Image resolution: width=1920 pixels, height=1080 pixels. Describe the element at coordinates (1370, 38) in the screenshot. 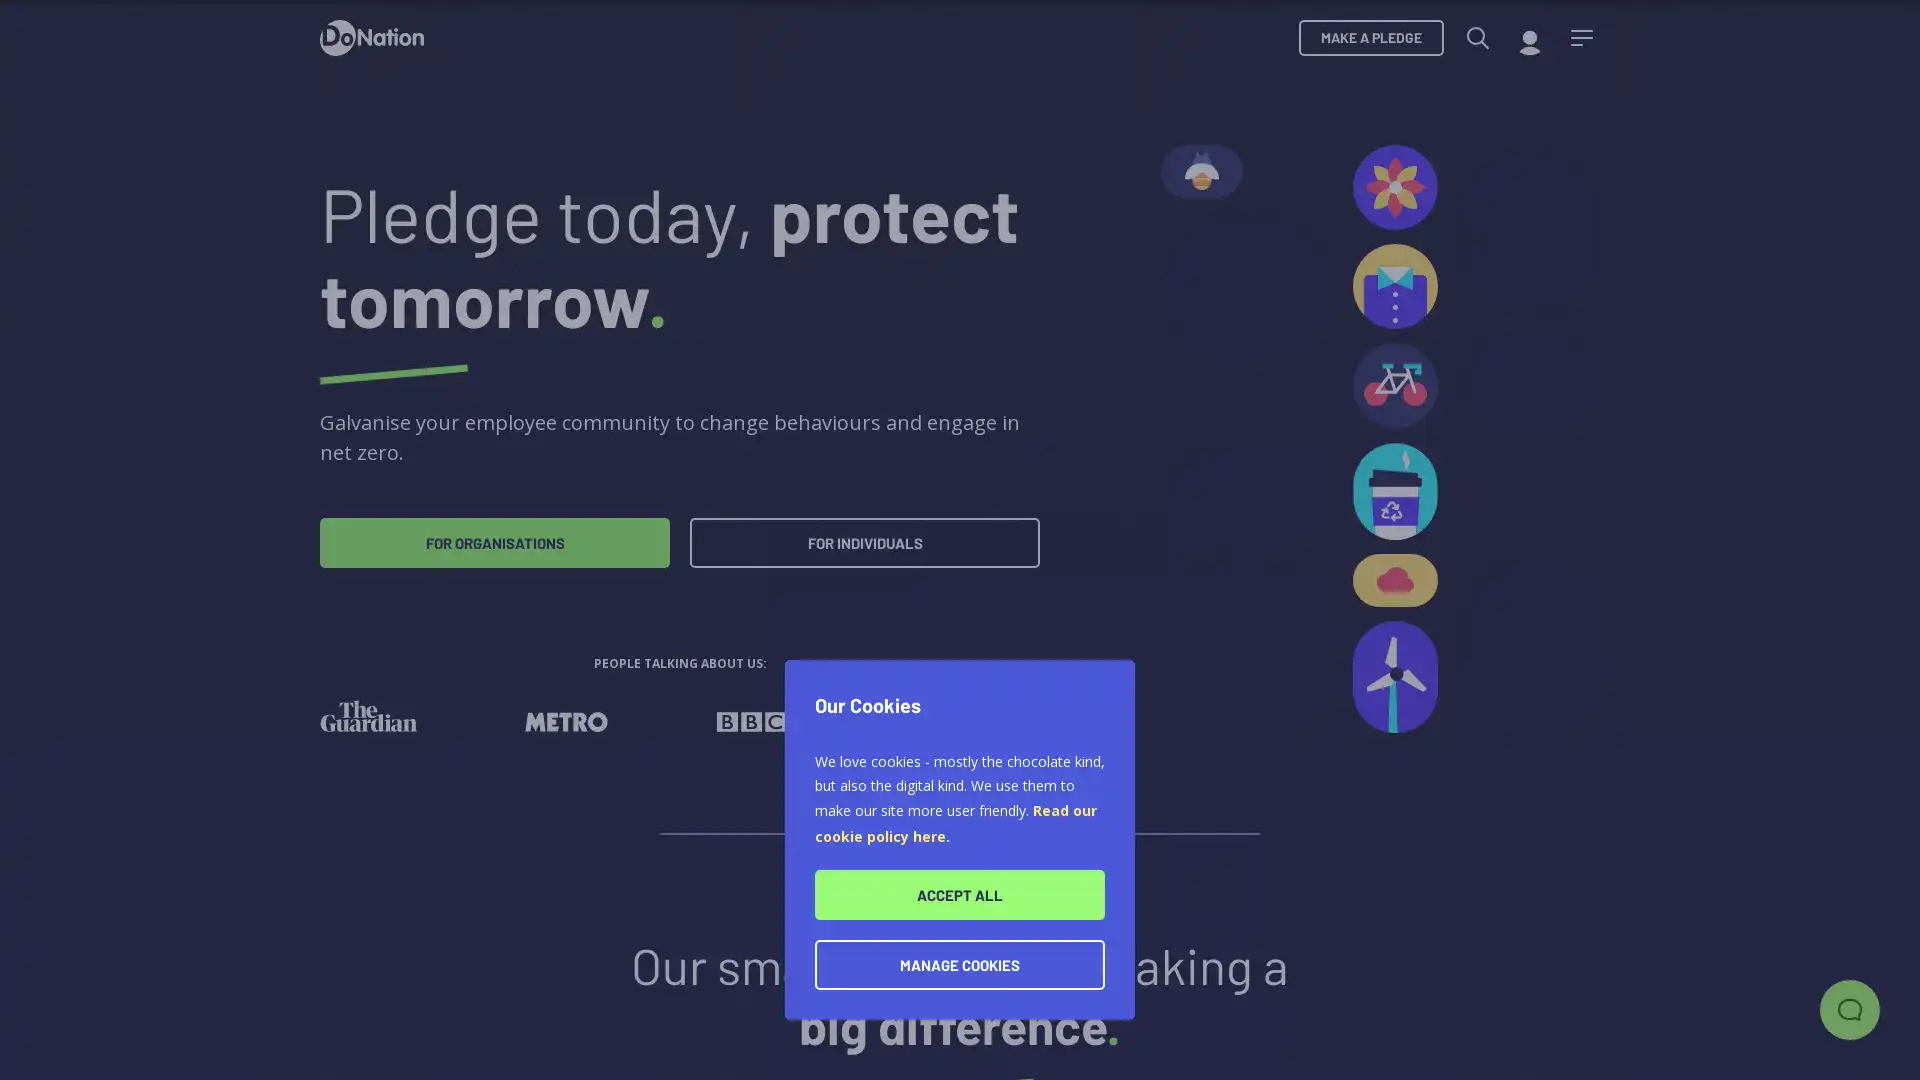

I see `MAKE A PLEDGE` at that location.